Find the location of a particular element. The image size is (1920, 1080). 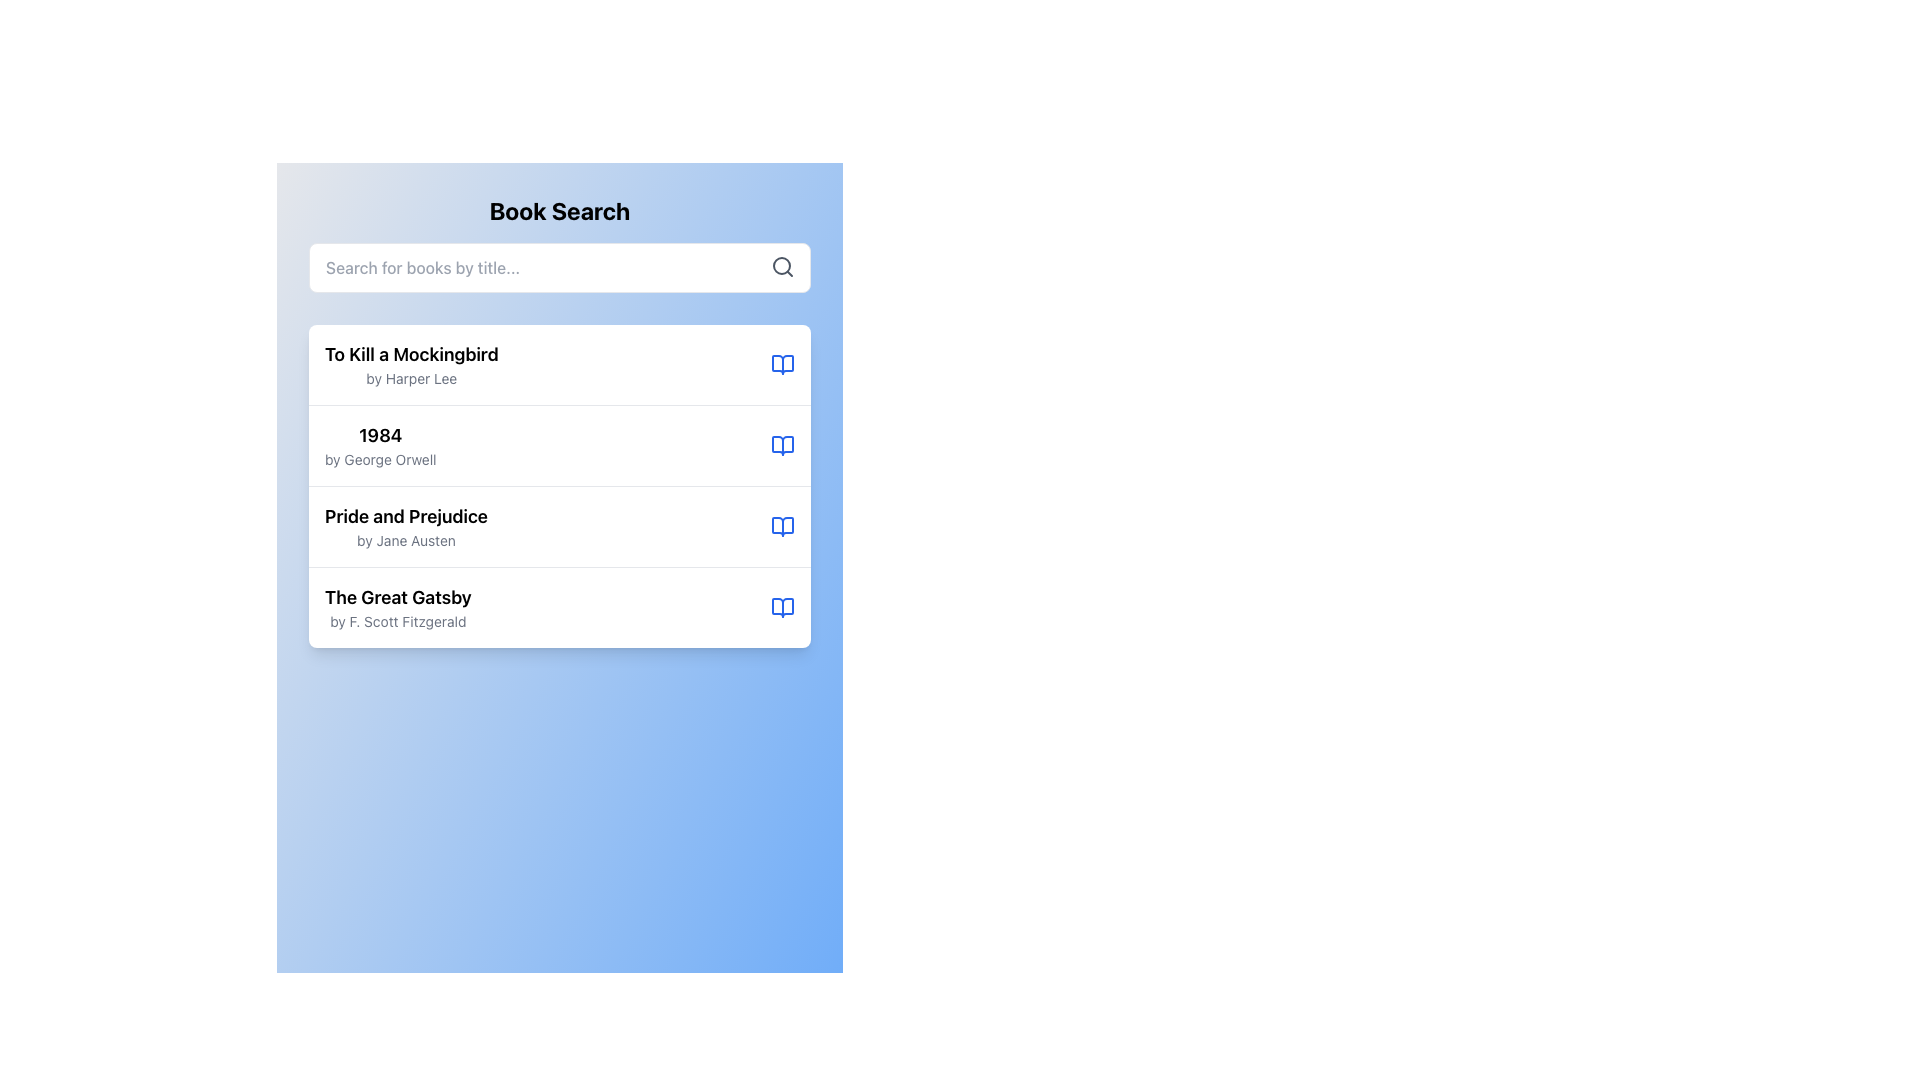

the text label displaying 'by Jane Austen', which is styled in smaller gray text and located below the title 'Pride and Prejudice' is located at coordinates (405, 540).